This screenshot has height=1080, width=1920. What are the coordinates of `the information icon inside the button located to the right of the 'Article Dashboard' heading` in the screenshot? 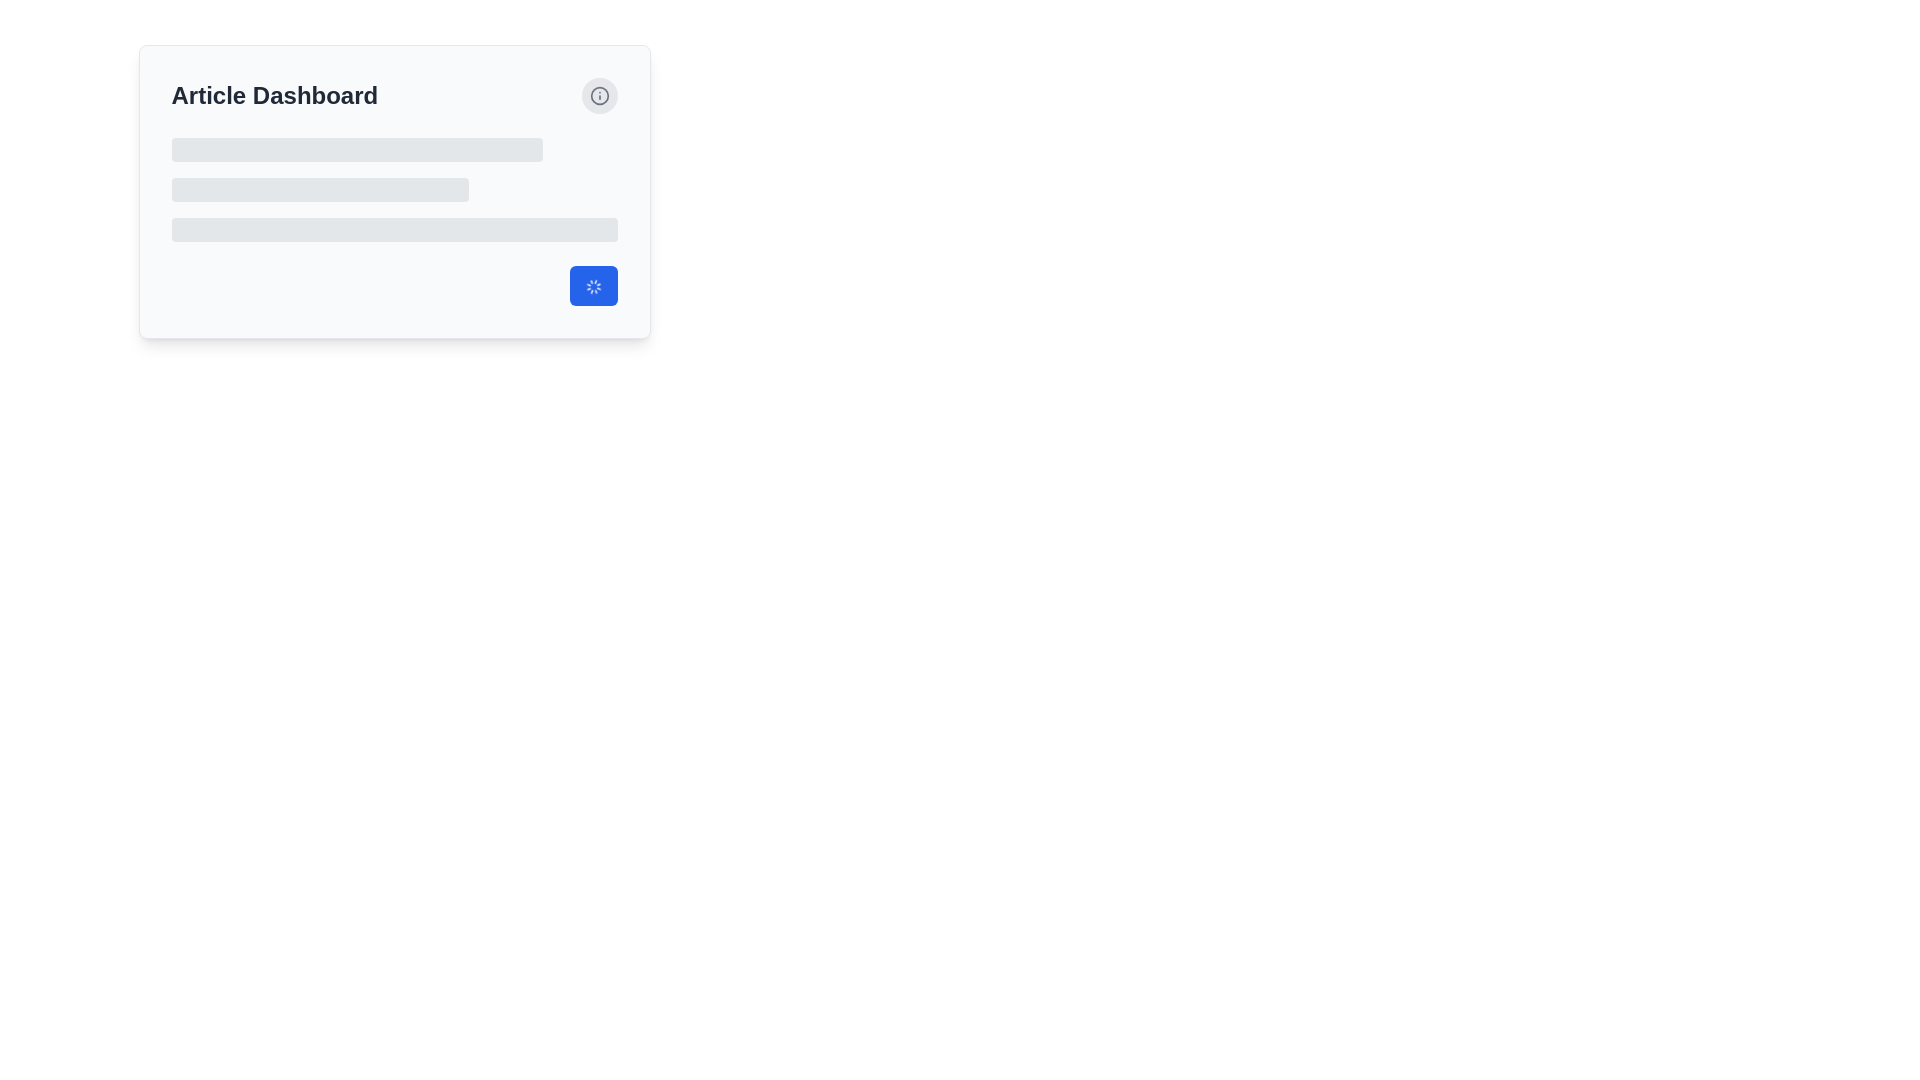 It's located at (598, 96).